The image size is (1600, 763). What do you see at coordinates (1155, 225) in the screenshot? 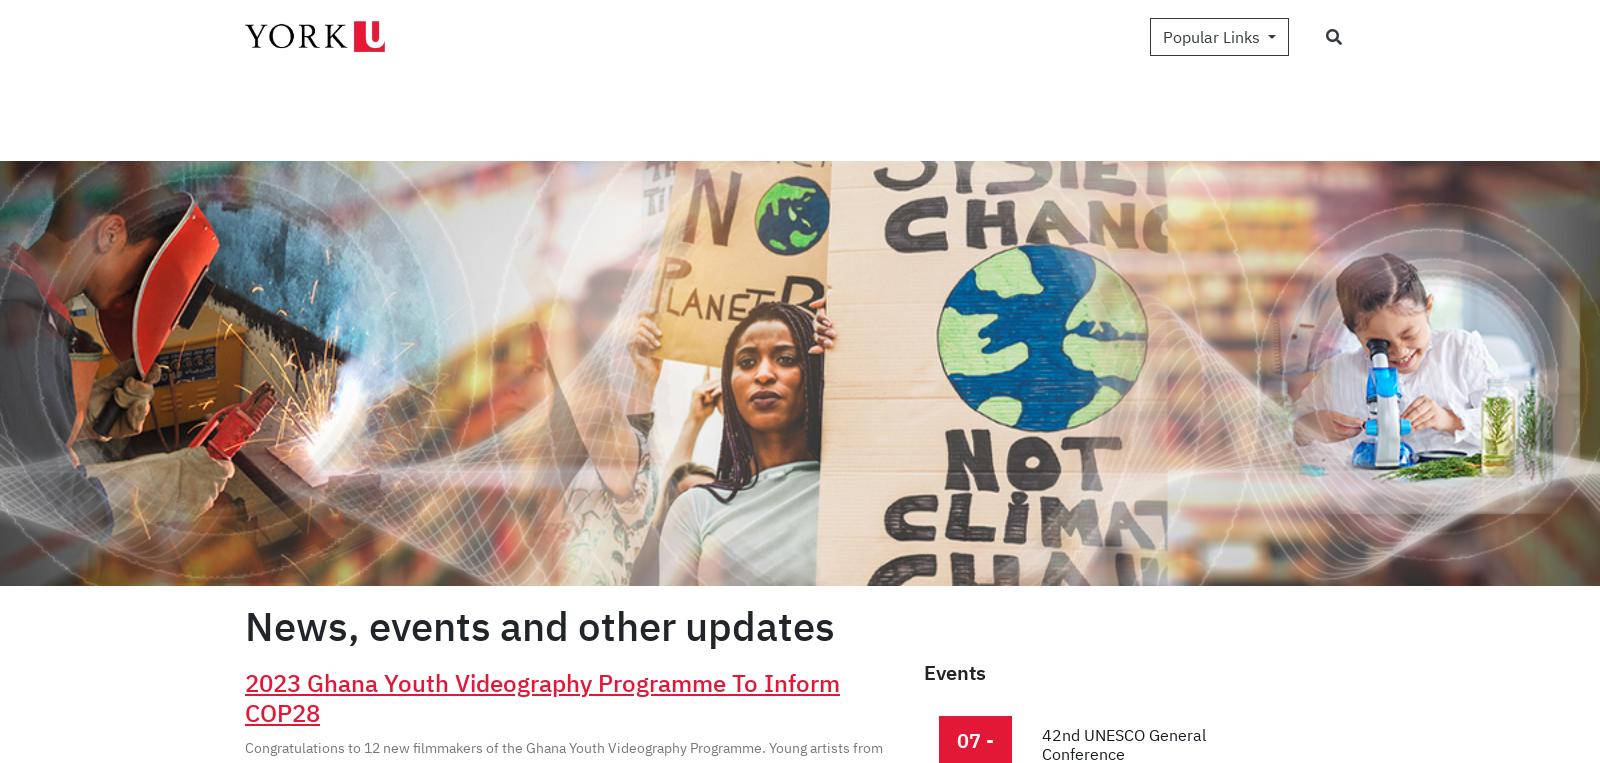
I see `'Recruiting young leaders to collect youth thoughts on technology in education!'` at bounding box center [1155, 225].